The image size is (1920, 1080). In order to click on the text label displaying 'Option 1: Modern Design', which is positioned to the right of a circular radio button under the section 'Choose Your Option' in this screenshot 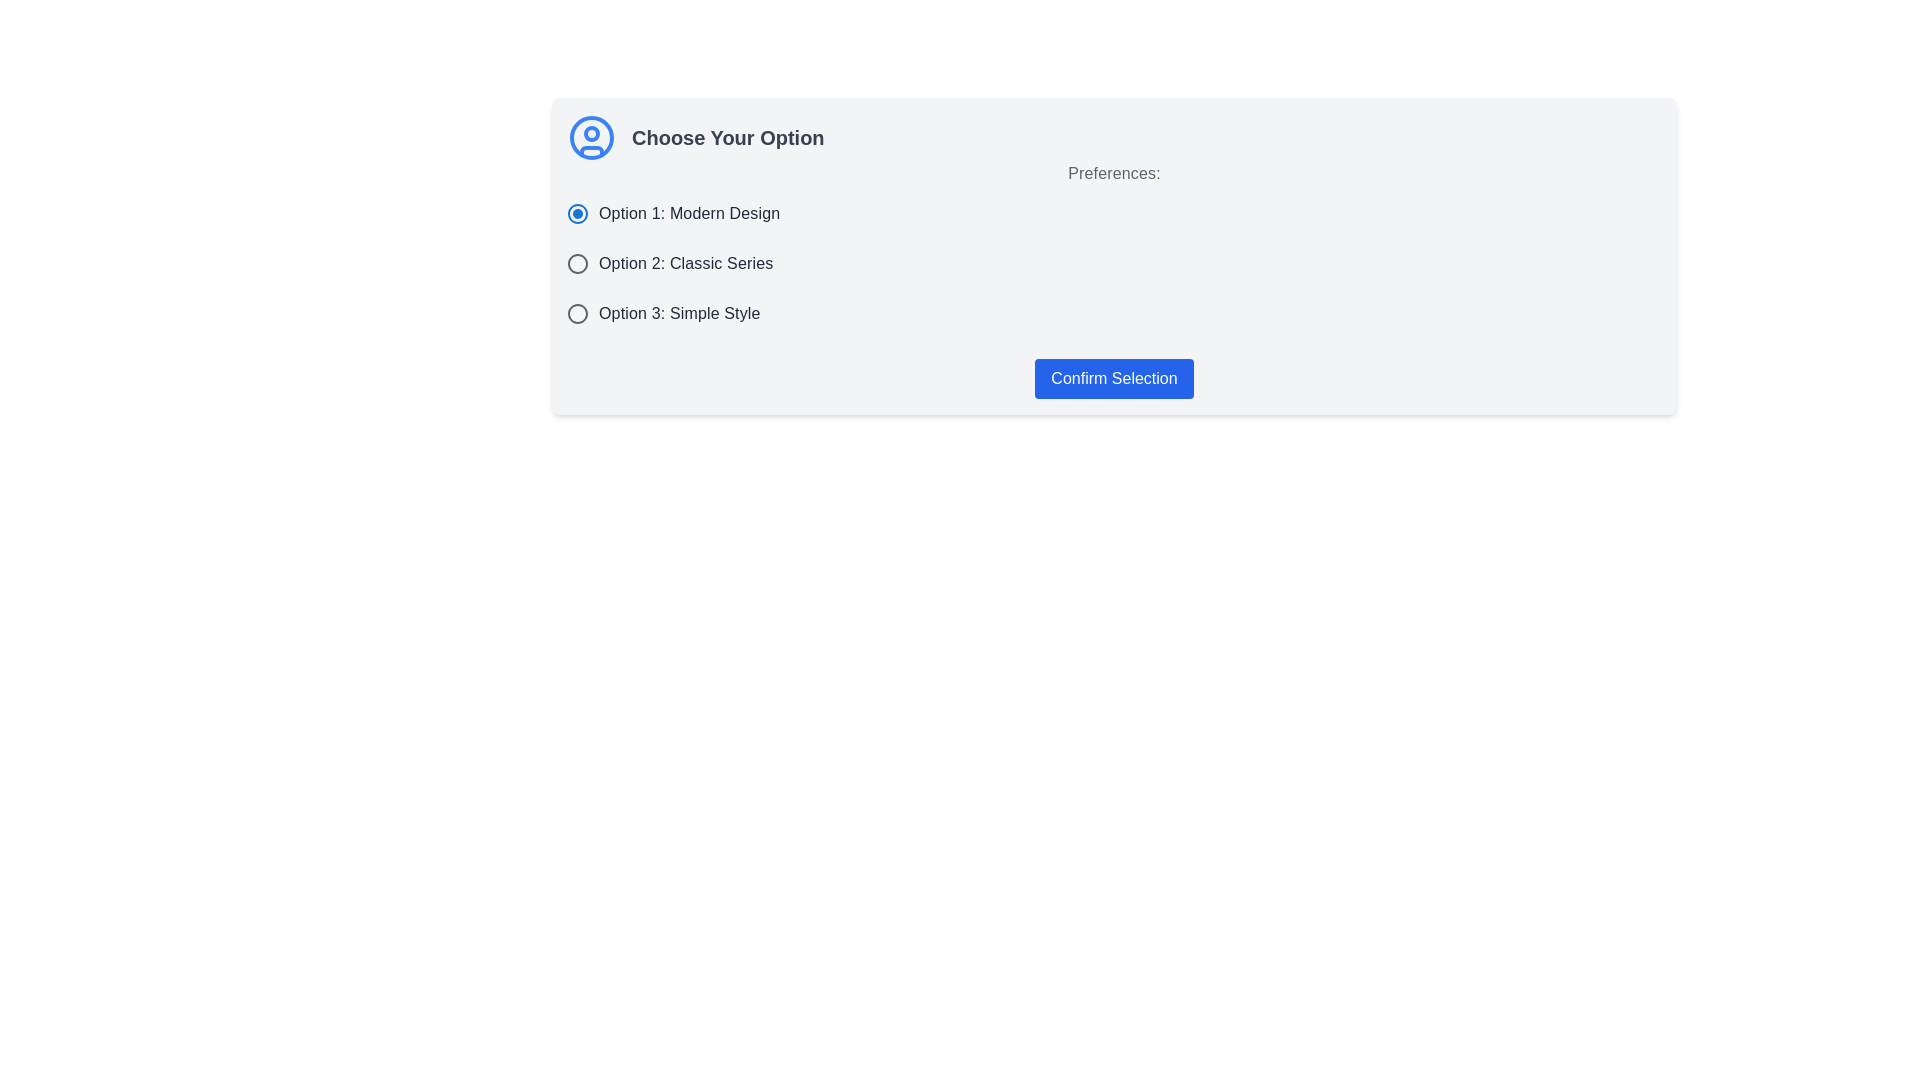, I will do `click(689, 213)`.